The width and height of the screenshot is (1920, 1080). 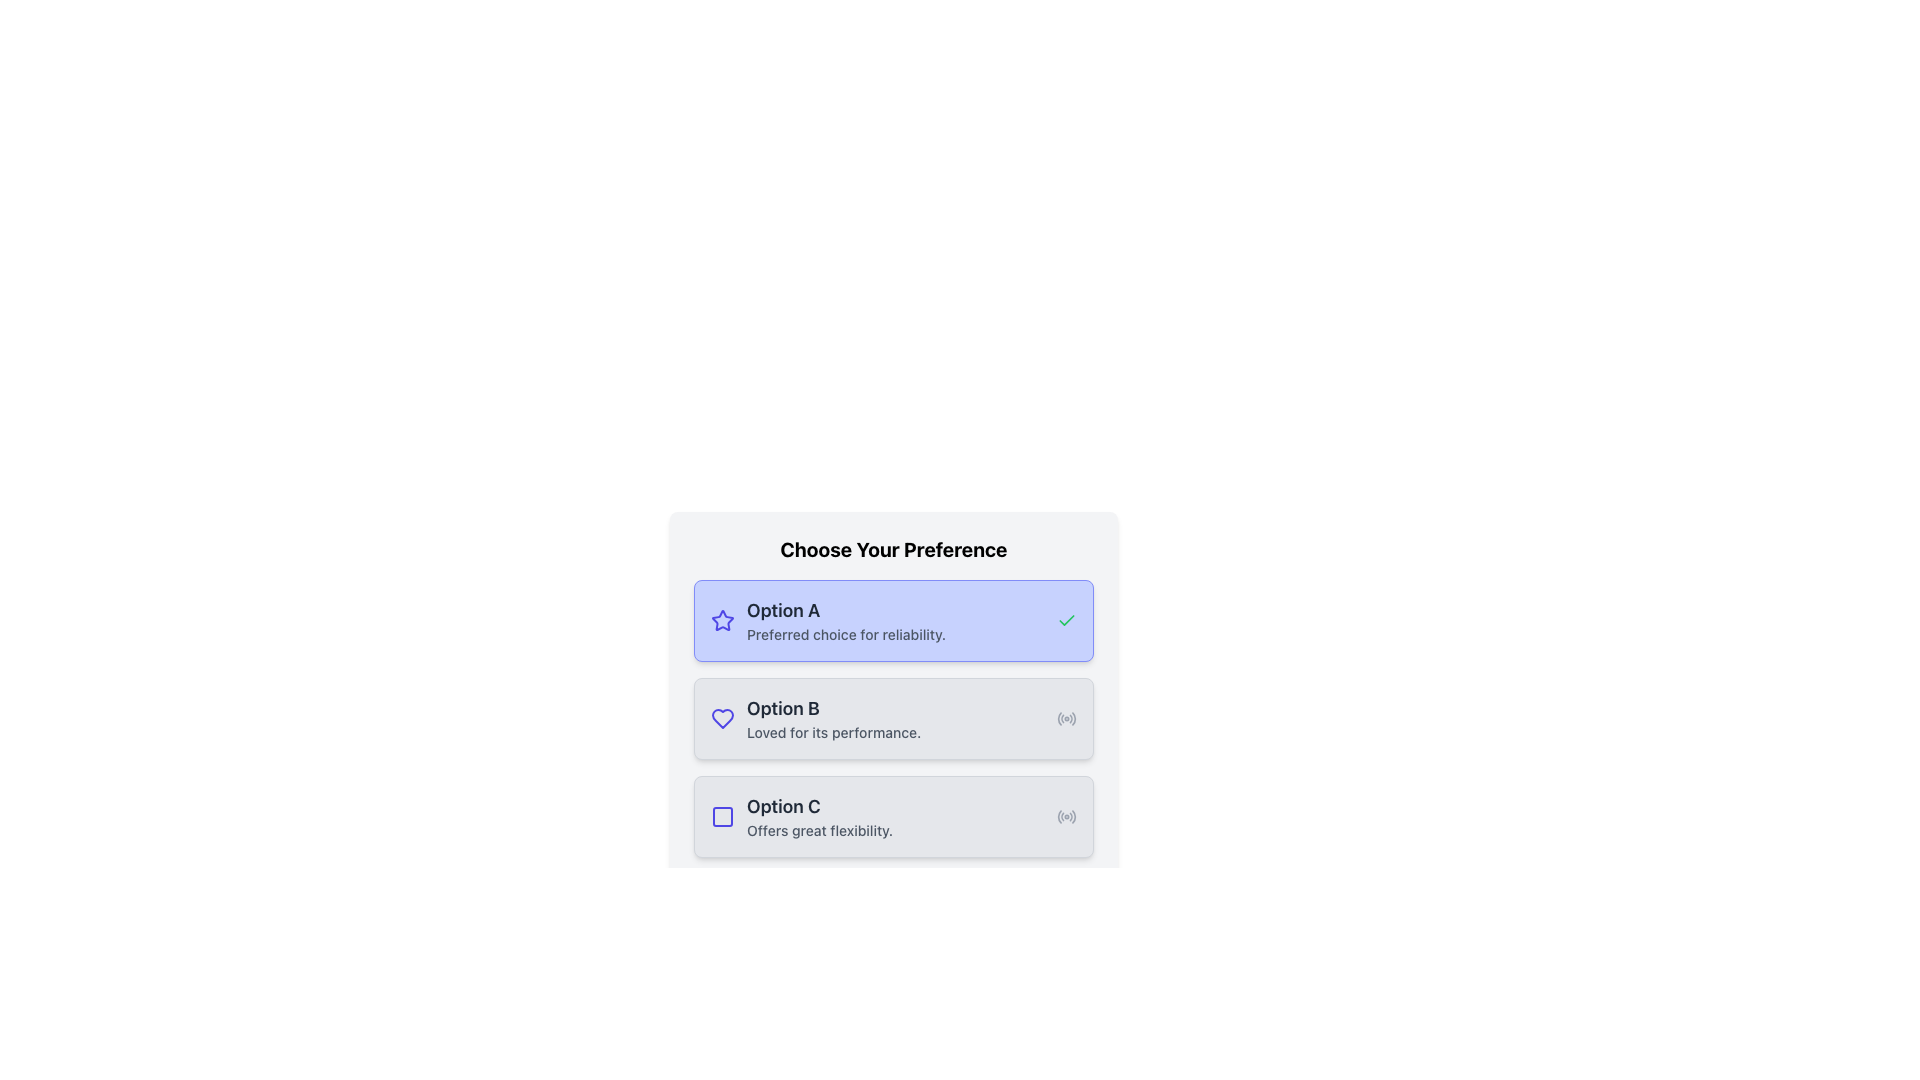 What do you see at coordinates (722, 619) in the screenshot?
I see `the Star icon located at the top of the selection card labeled 'Option A' to indicate the selection status` at bounding box center [722, 619].